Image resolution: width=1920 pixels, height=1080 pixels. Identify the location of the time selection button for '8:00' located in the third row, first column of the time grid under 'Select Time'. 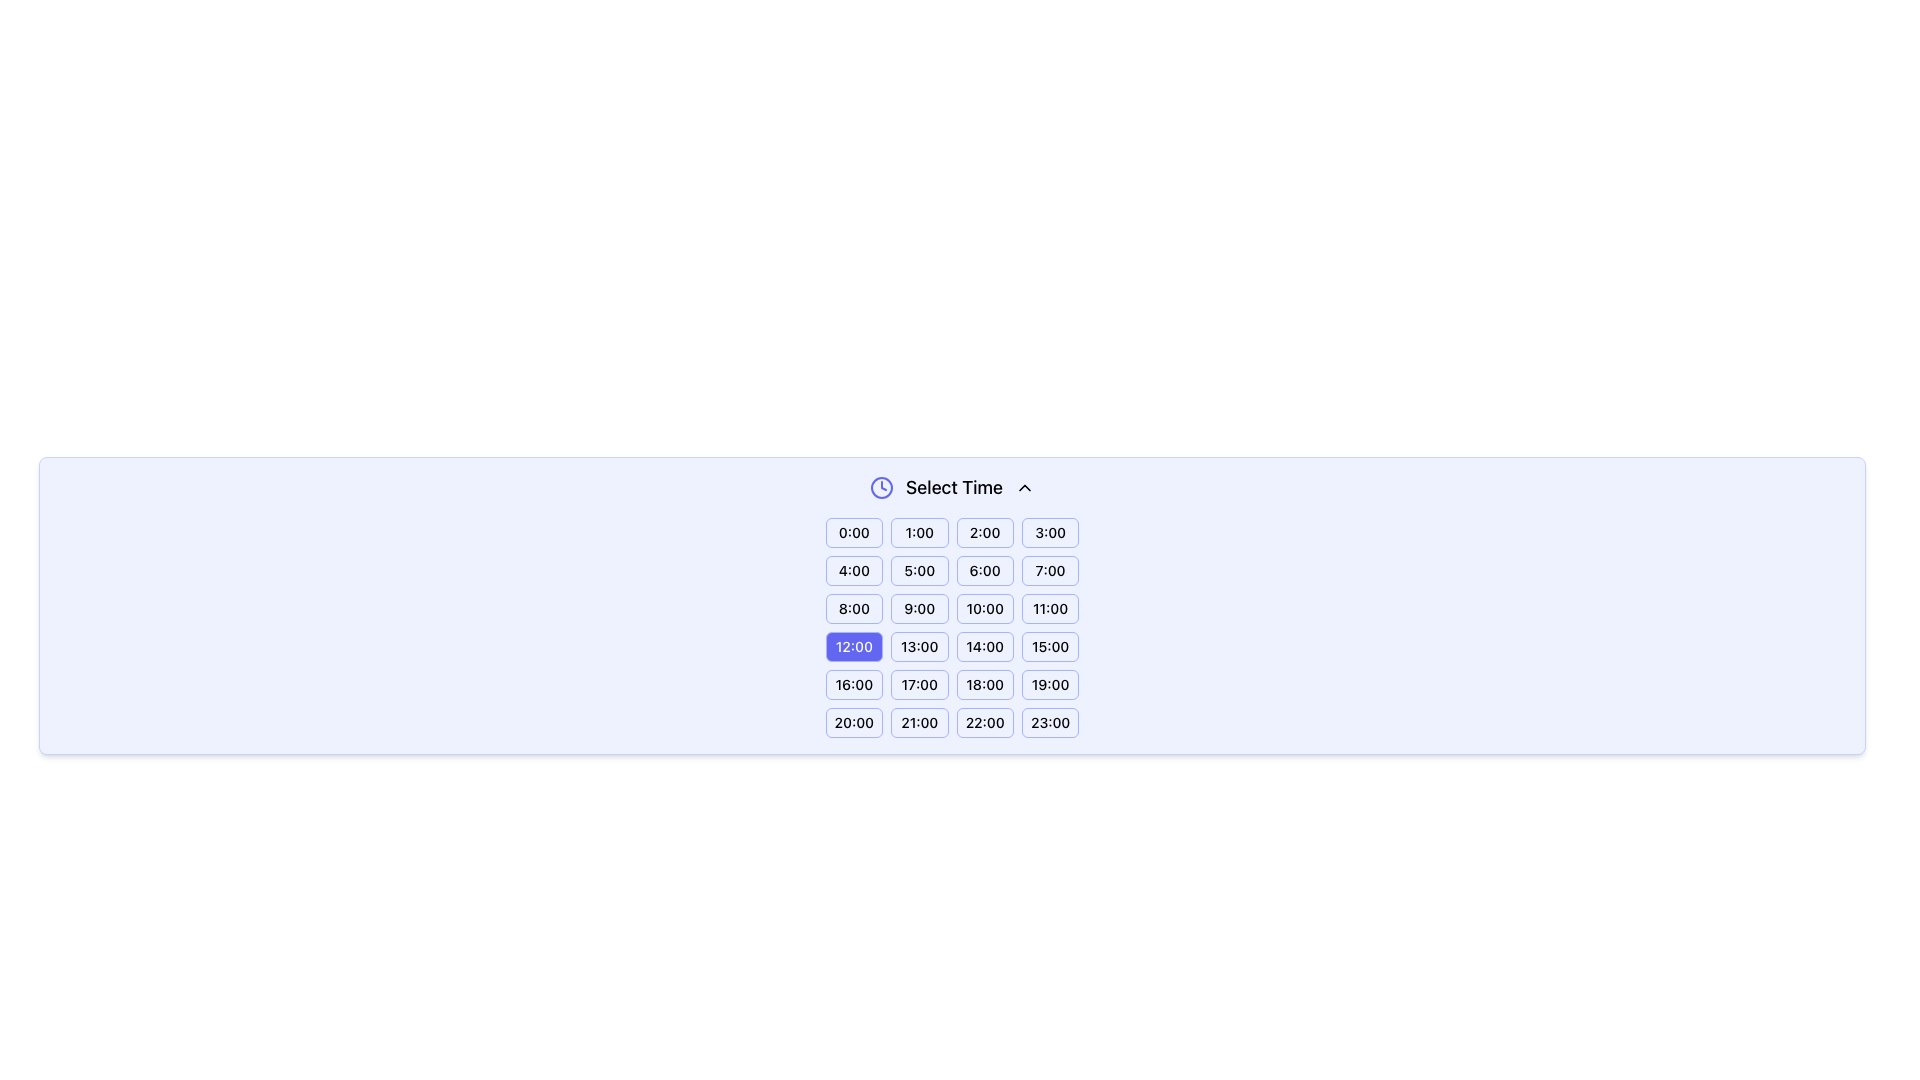
(854, 608).